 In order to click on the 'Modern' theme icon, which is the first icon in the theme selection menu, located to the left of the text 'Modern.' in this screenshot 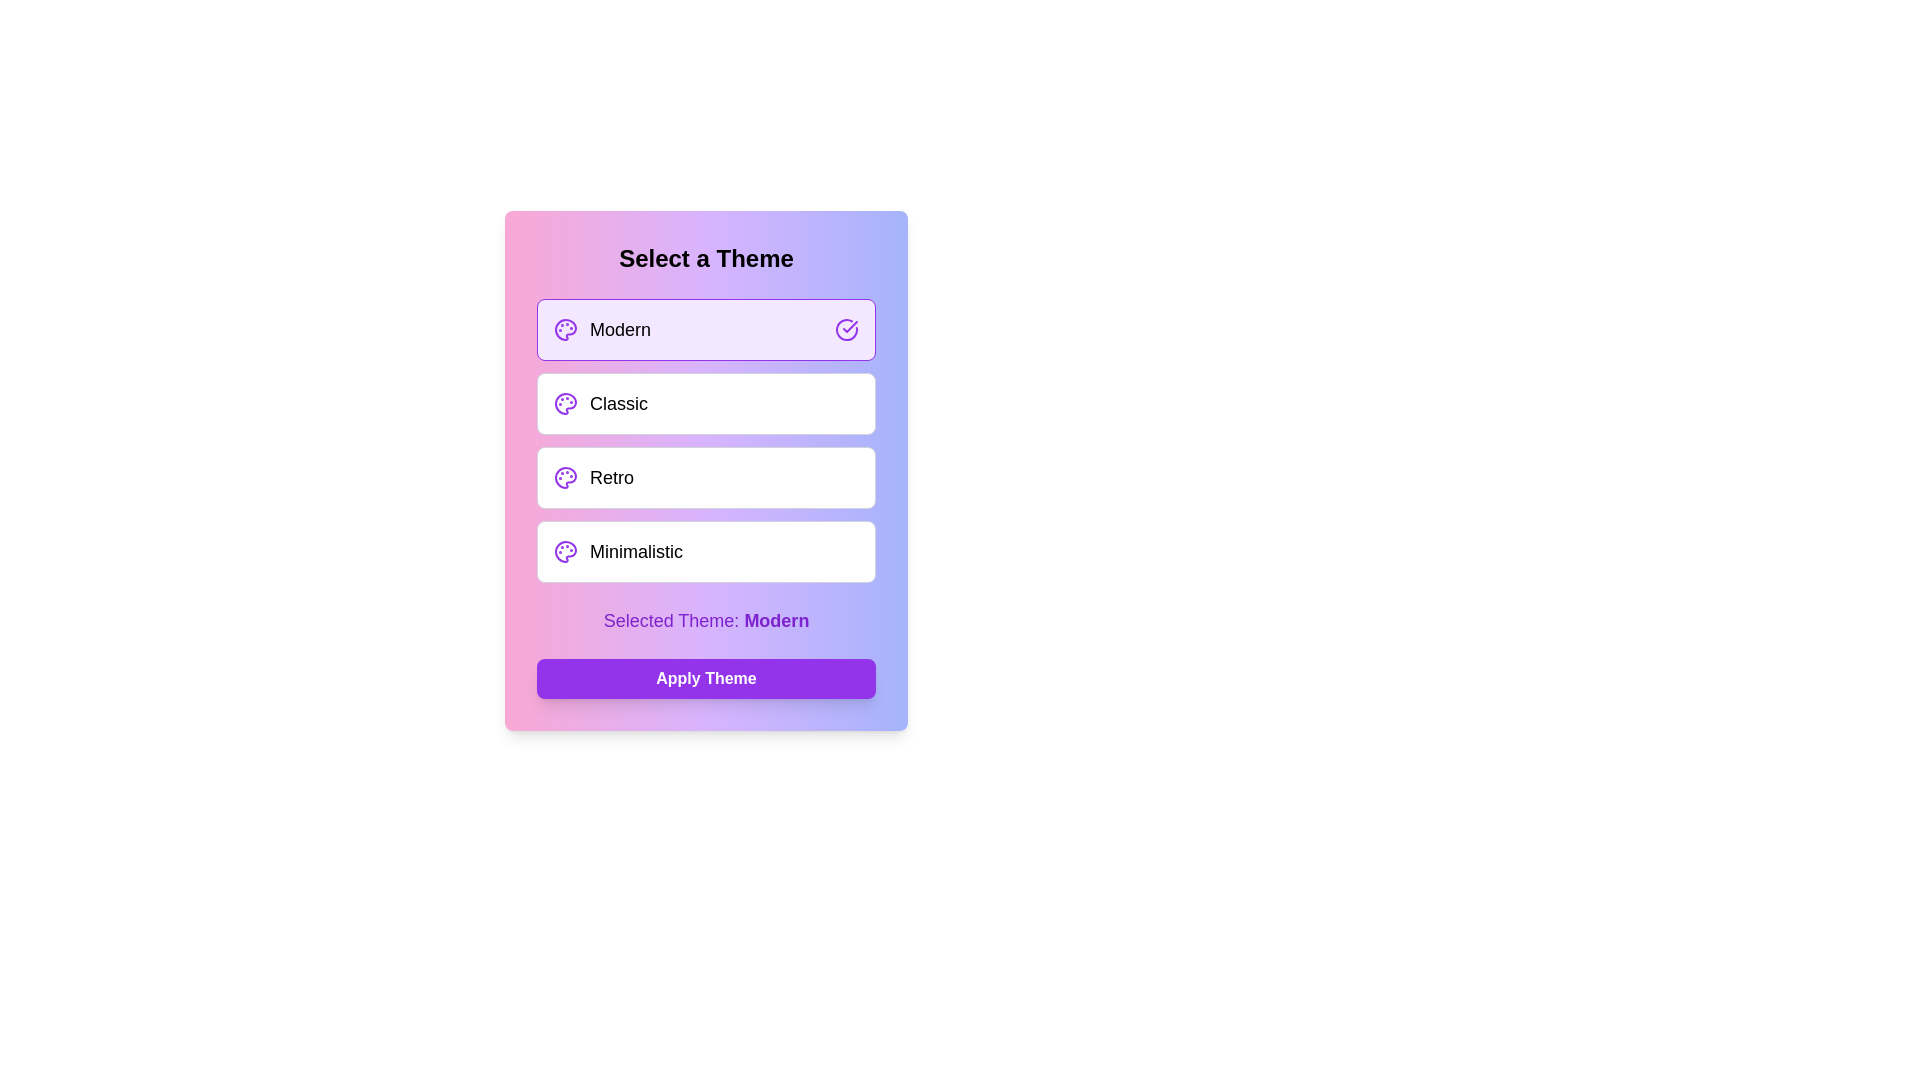, I will do `click(565, 329)`.